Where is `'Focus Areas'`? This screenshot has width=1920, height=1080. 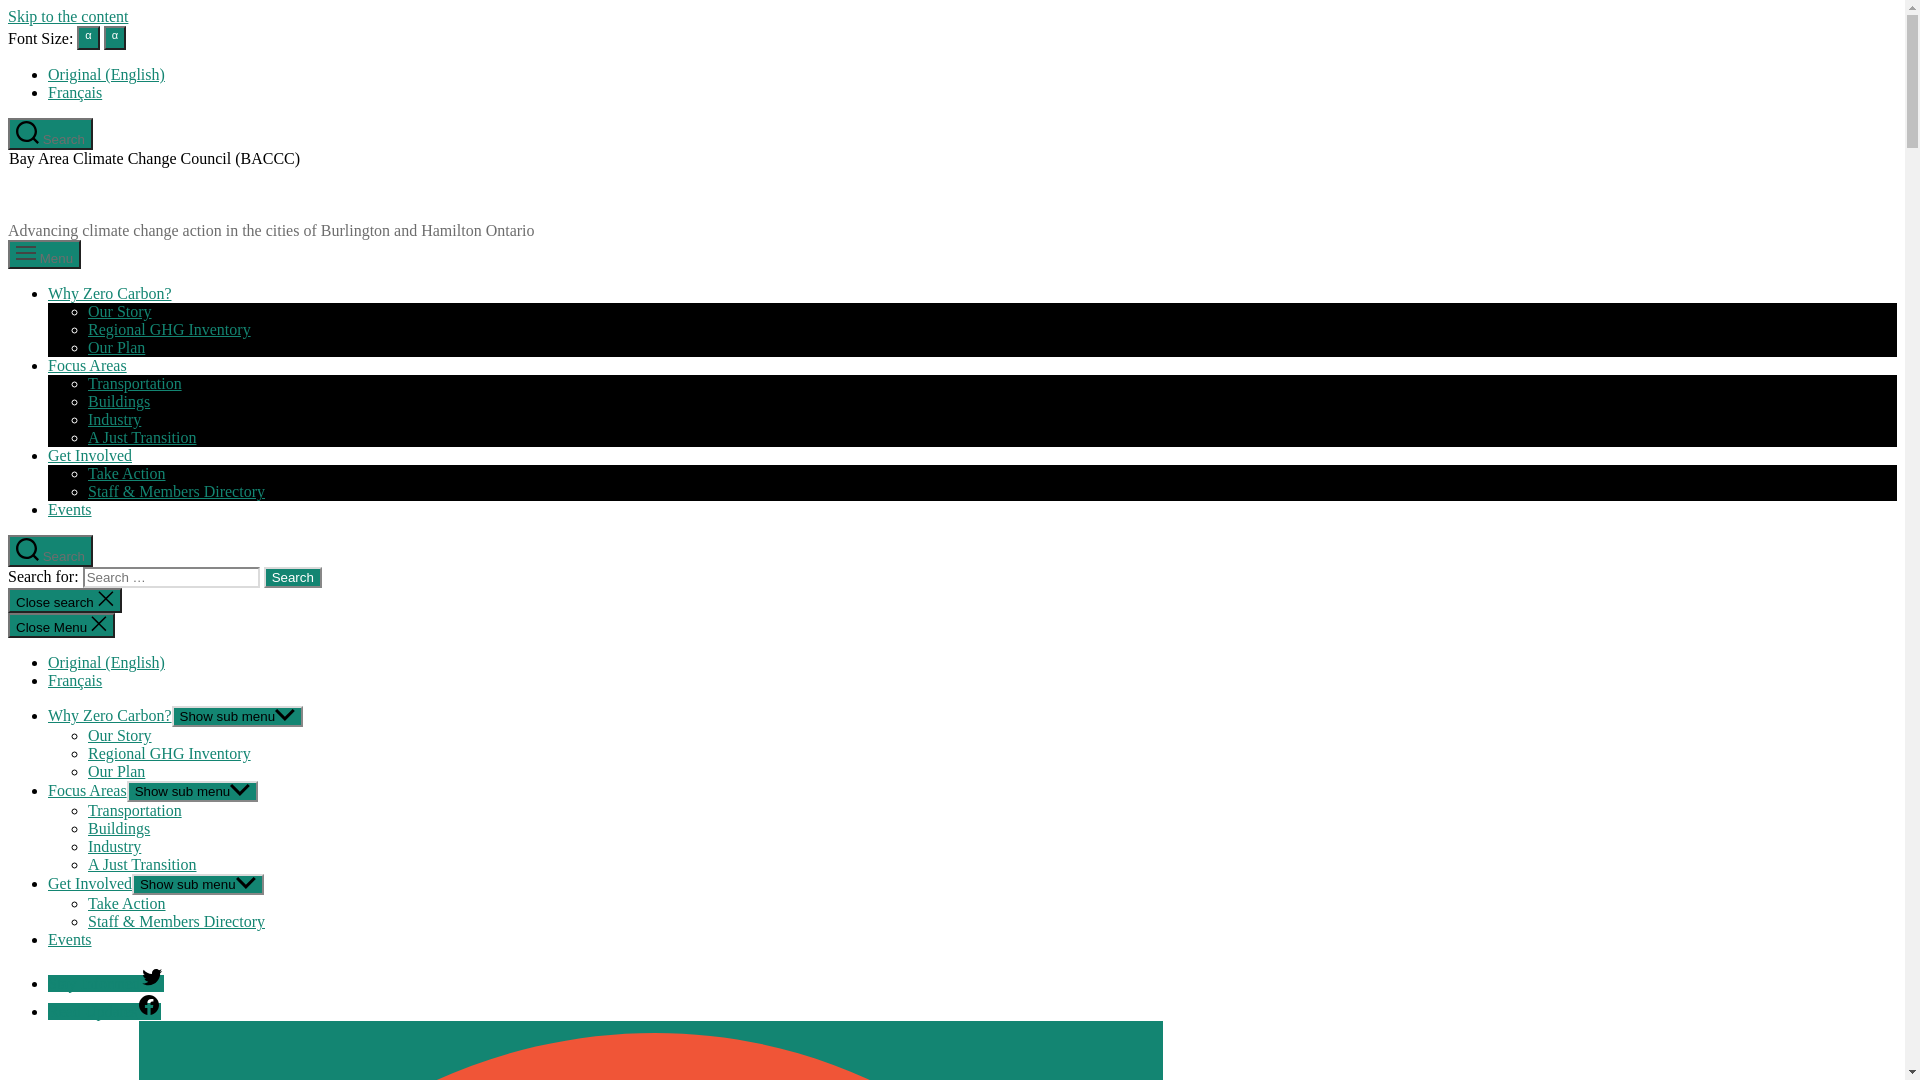 'Focus Areas' is located at coordinates (86, 789).